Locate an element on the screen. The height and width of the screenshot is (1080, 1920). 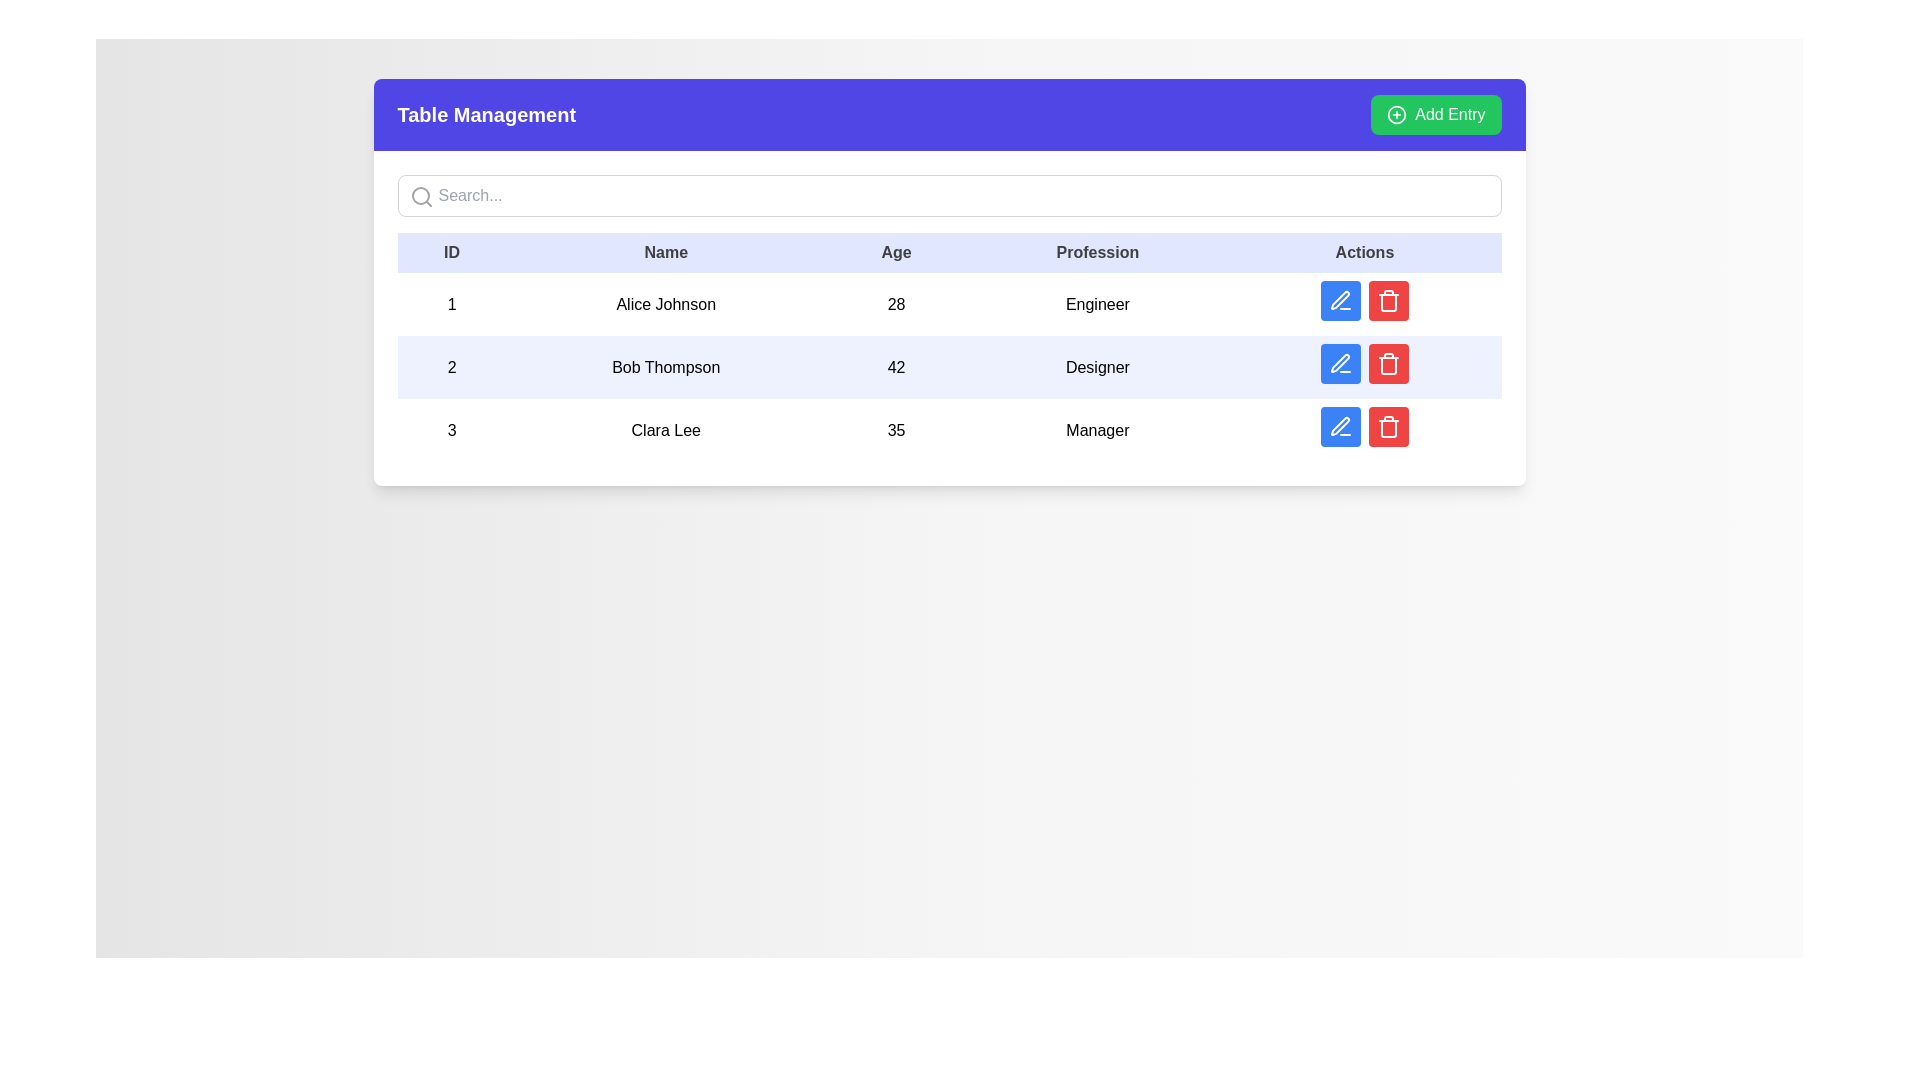
the icon button in the 'Actions' column of the table to initiate an edit action for the row corresponding to 'Bob Thompson' is located at coordinates (1340, 300).